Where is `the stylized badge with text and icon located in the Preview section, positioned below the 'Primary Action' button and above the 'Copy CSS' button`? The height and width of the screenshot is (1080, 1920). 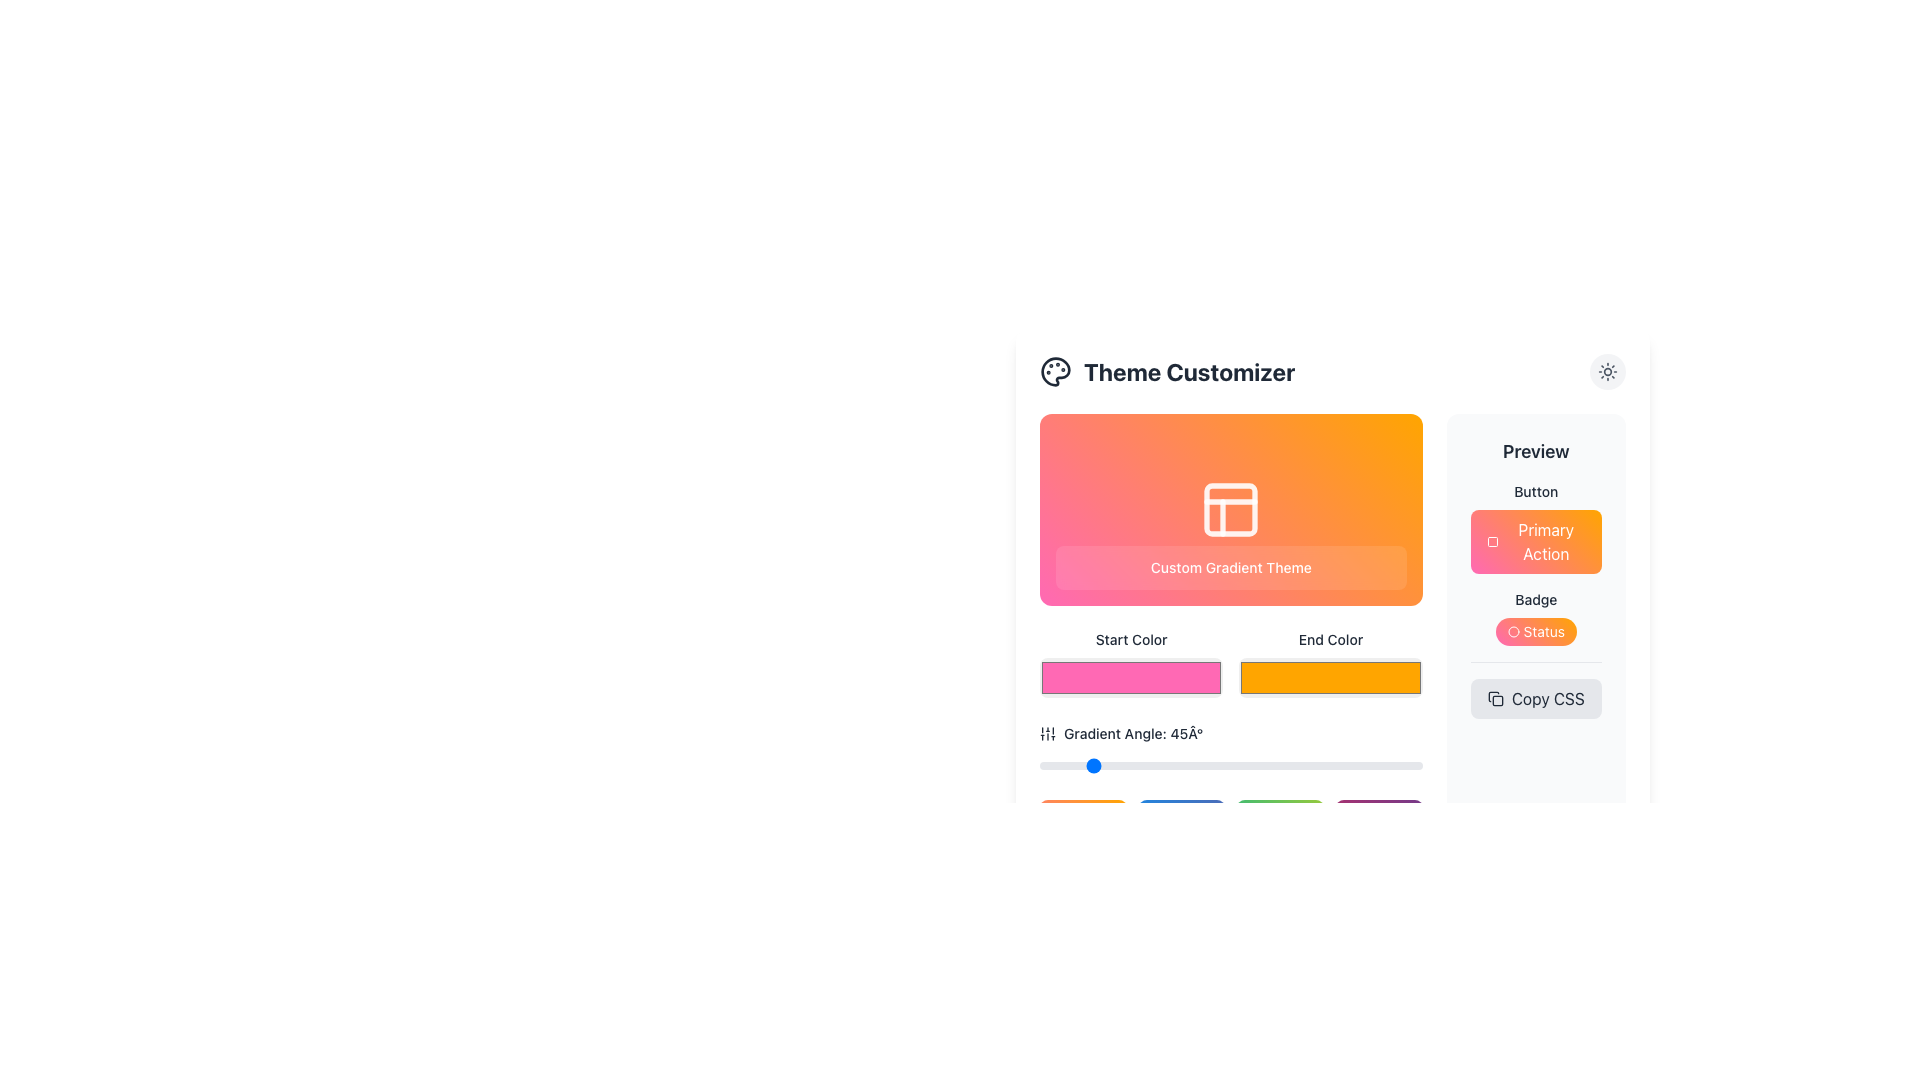
the stylized badge with text and icon located in the Preview section, positioned below the 'Primary Action' button and above the 'Copy CSS' button is located at coordinates (1535, 616).